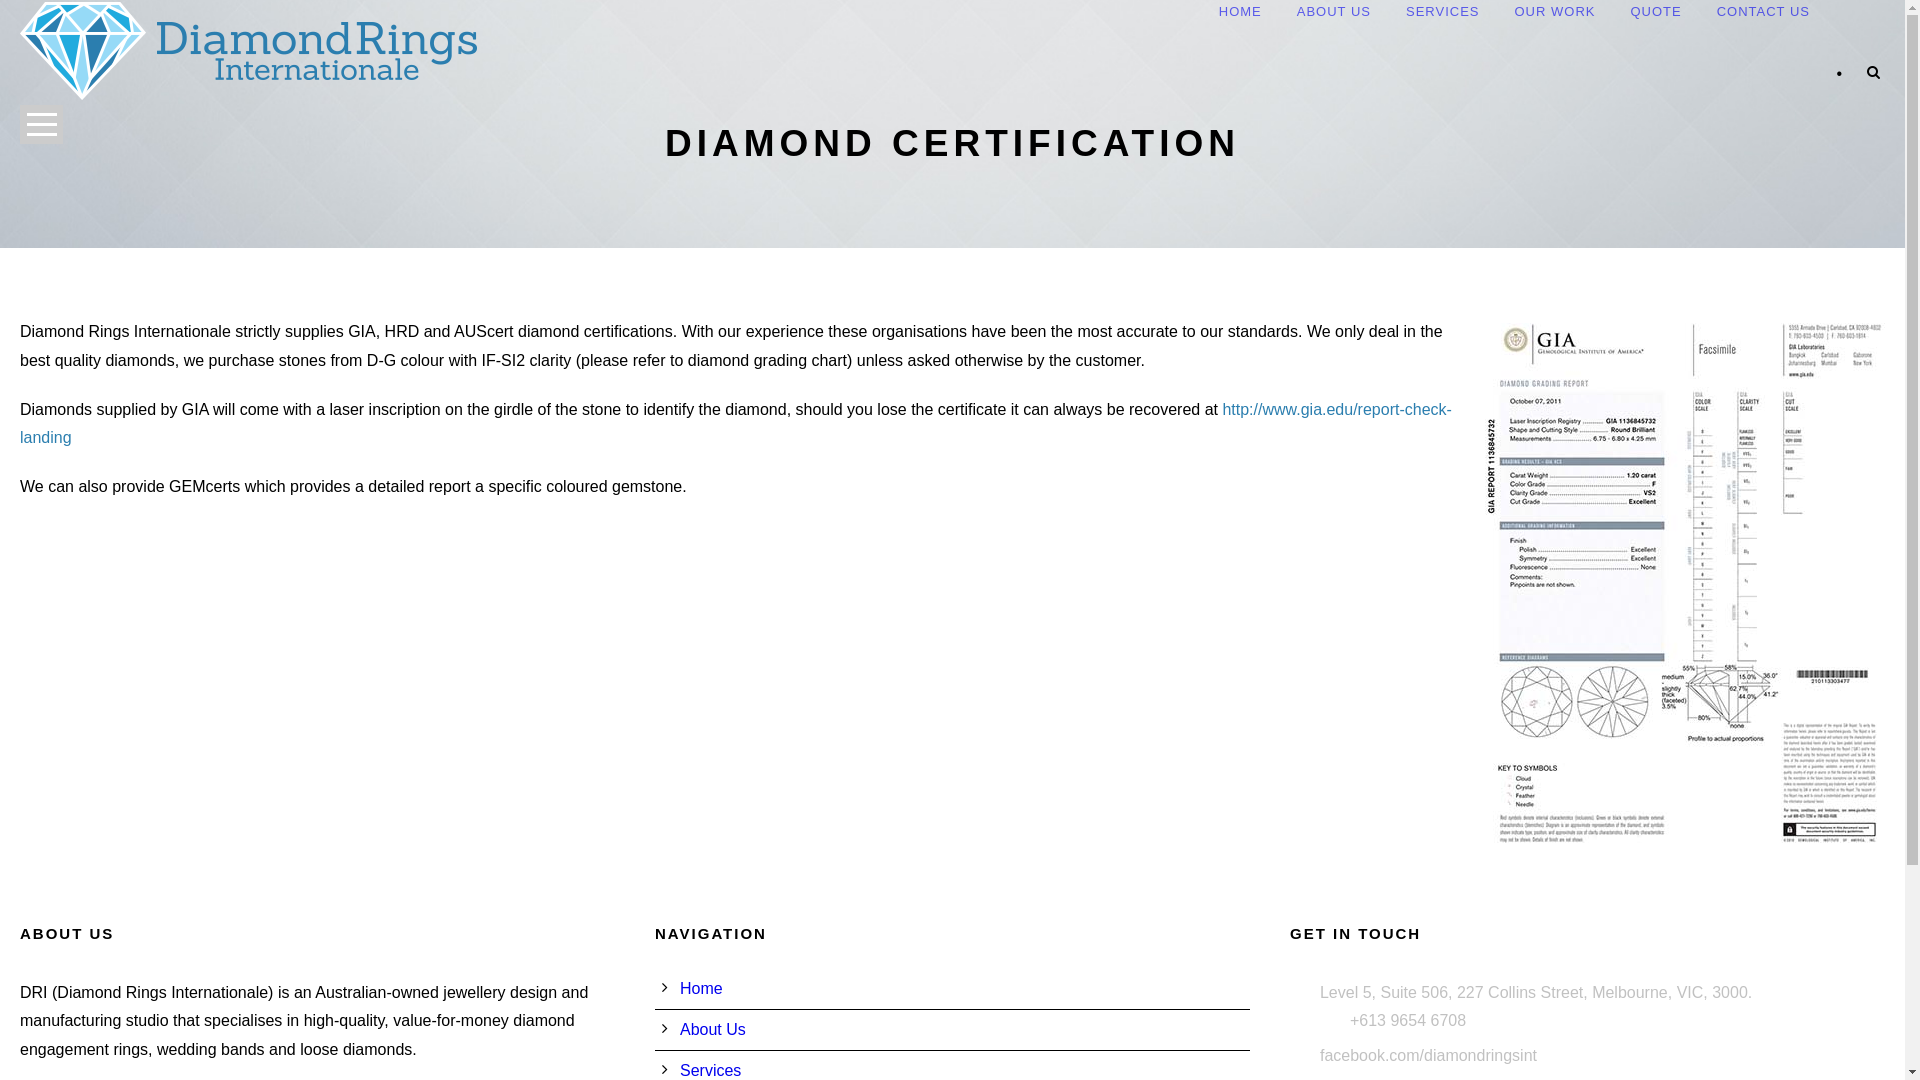  What do you see at coordinates (1406, 1020) in the screenshot?
I see `'+613 9654 6708'` at bounding box center [1406, 1020].